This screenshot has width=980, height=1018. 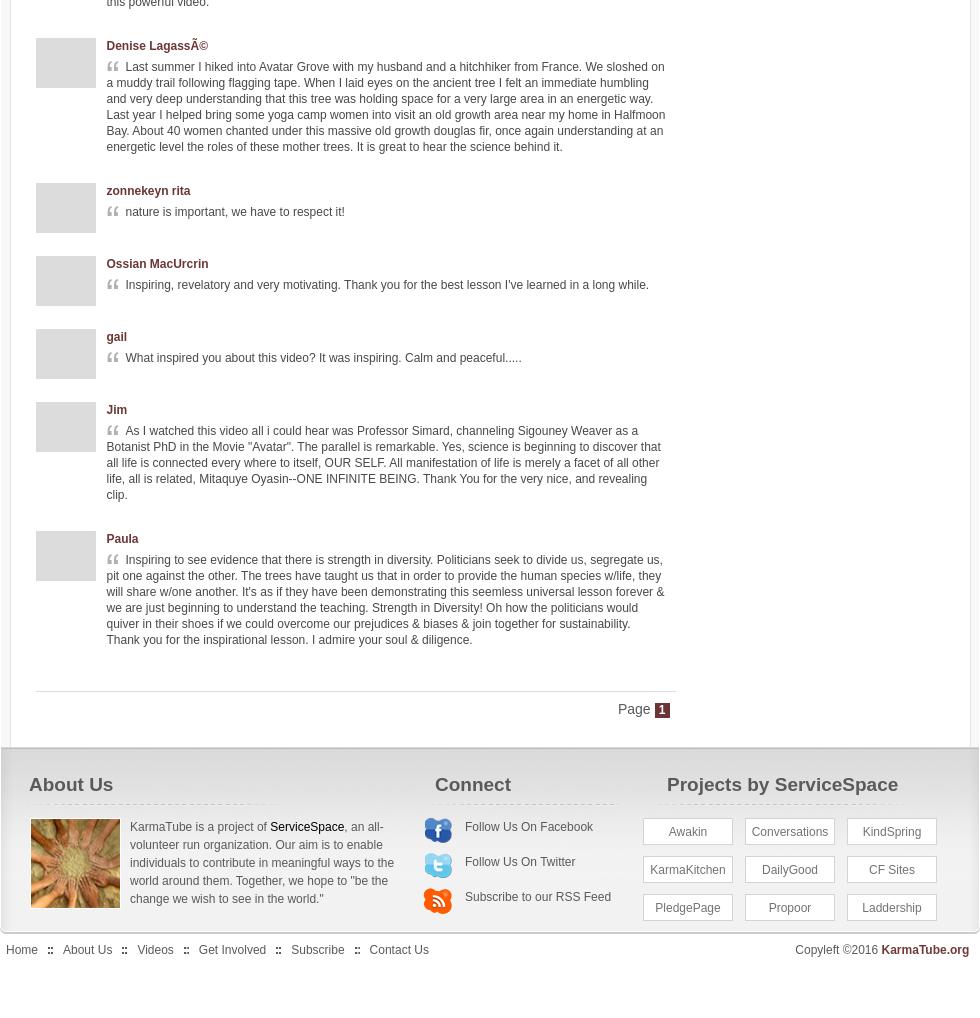 I want to click on 'Inspiring to see evidence that there is strength in diversity. Politicians seek to divide us, segregate us, pit one against the other. The trees have taught us that in order to provide the human species w/life, they will share w/one another. It's as if they have been demonstrating this seemless universal lesson forever & we are just beginning to understand the teaching. Strength in Diversity! Oh how the politicians would quiver in their shoes if we could overcome our prejudices & biases & join together for sustainability. Thank you for the inspirational lesson. I admire your soul & diligence.', so click(x=385, y=600).